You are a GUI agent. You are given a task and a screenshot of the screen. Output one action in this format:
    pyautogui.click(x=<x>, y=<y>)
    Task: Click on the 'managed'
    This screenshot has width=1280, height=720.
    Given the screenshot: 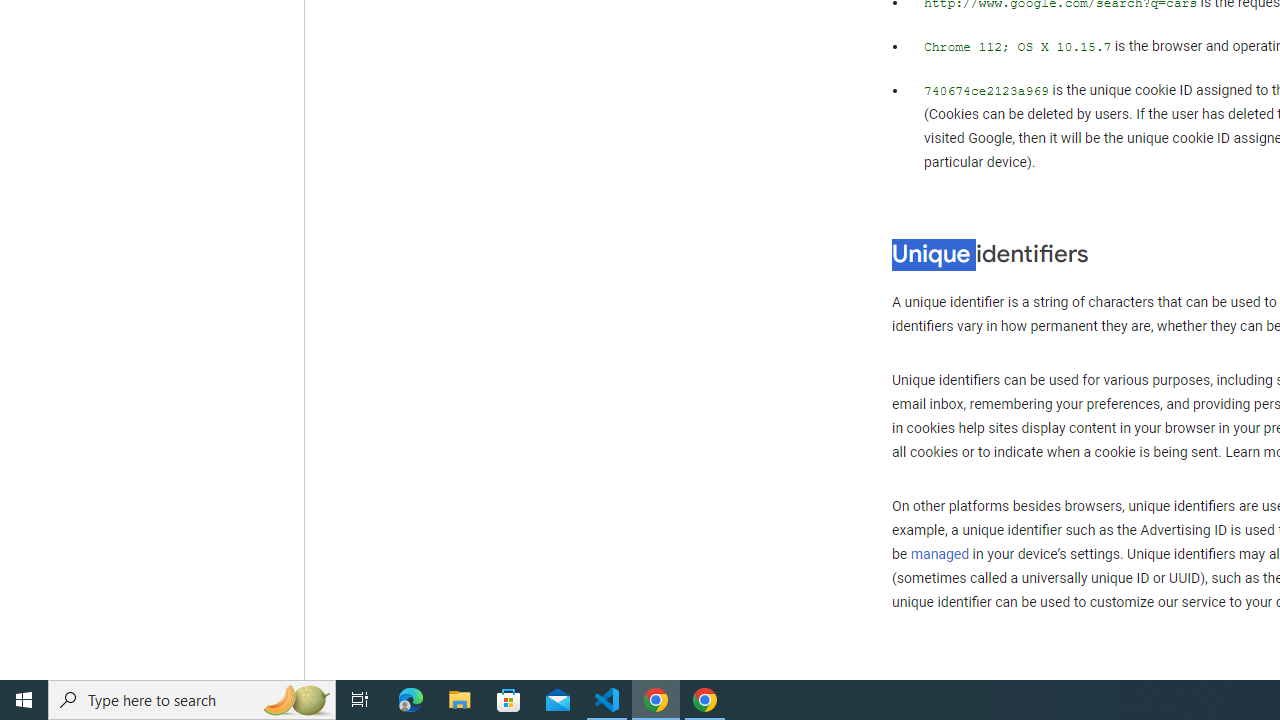 What is the action you would take?
    pyautogui.click(x=939, y=554)
    